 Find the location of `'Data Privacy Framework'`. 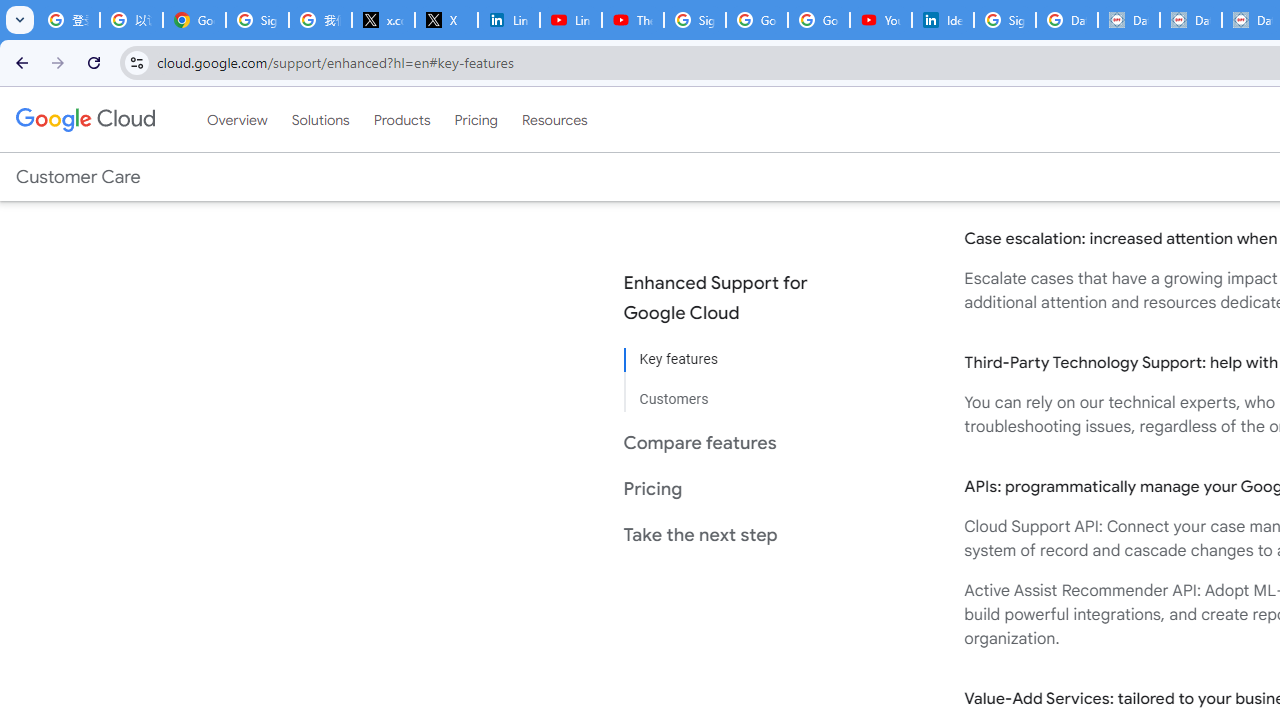

'Data Privacy Framework' is located at coordinates (1128, 20).